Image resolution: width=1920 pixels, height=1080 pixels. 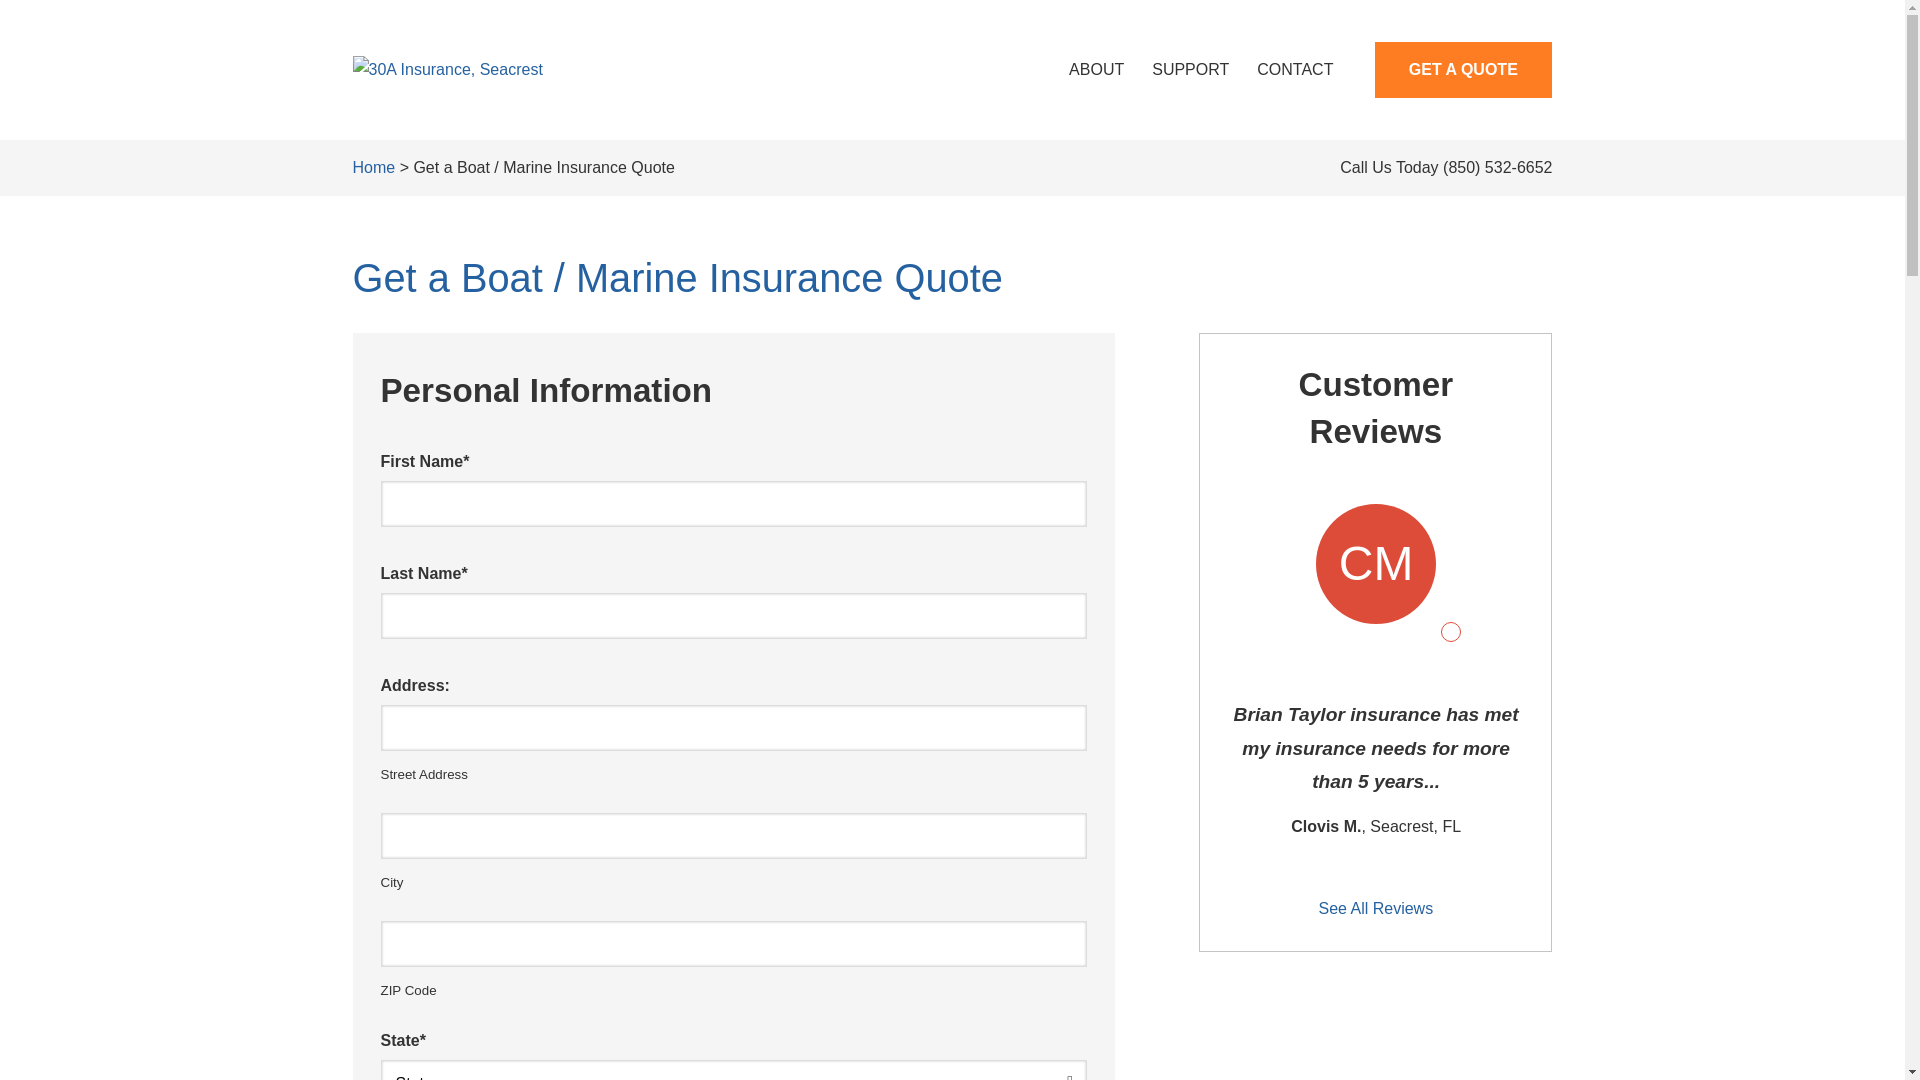 I want to click on 'Home Page (opens popup window)', so click(x=445, y=68).